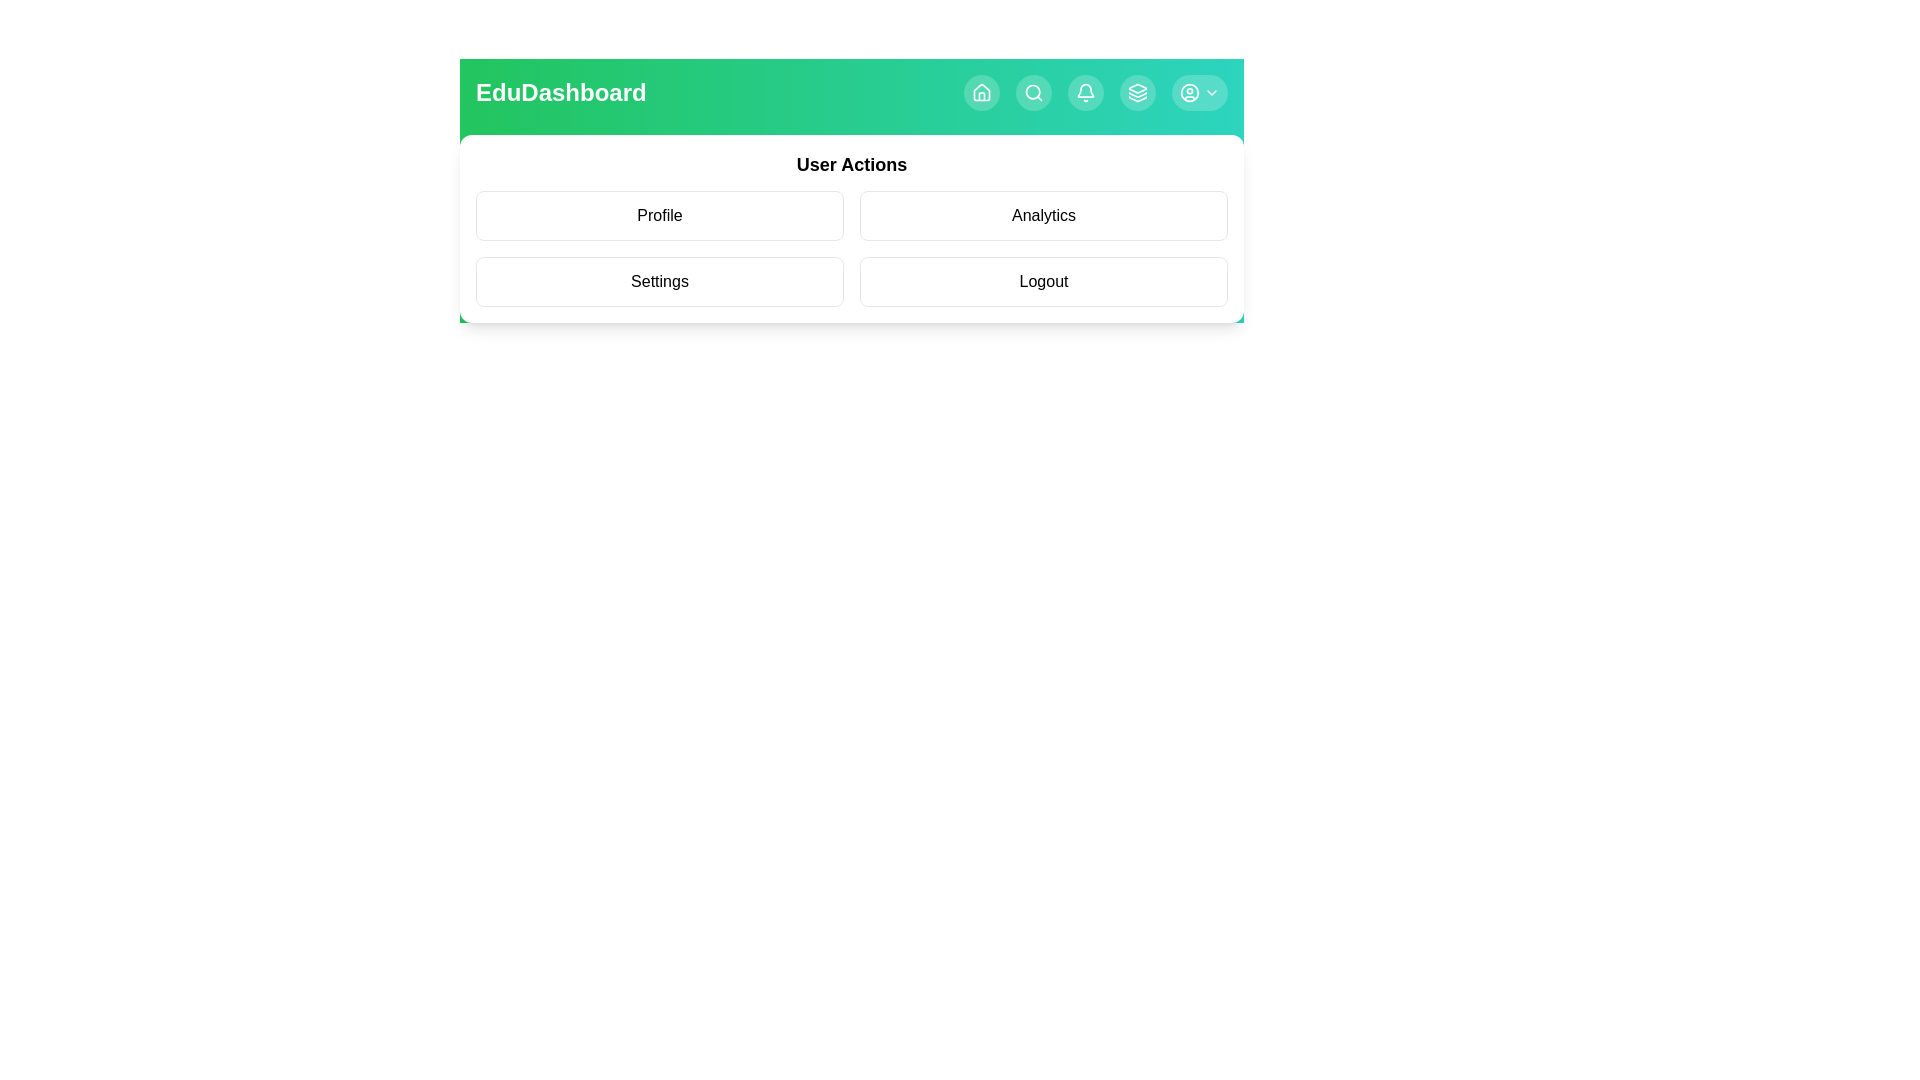 The width and height of the screenshot is (1920, 1080). What do you see at coordinates (1042, 281) in the screenshot?
I see `the user action item Logout from the menu` at bounding box center [1042, 281].